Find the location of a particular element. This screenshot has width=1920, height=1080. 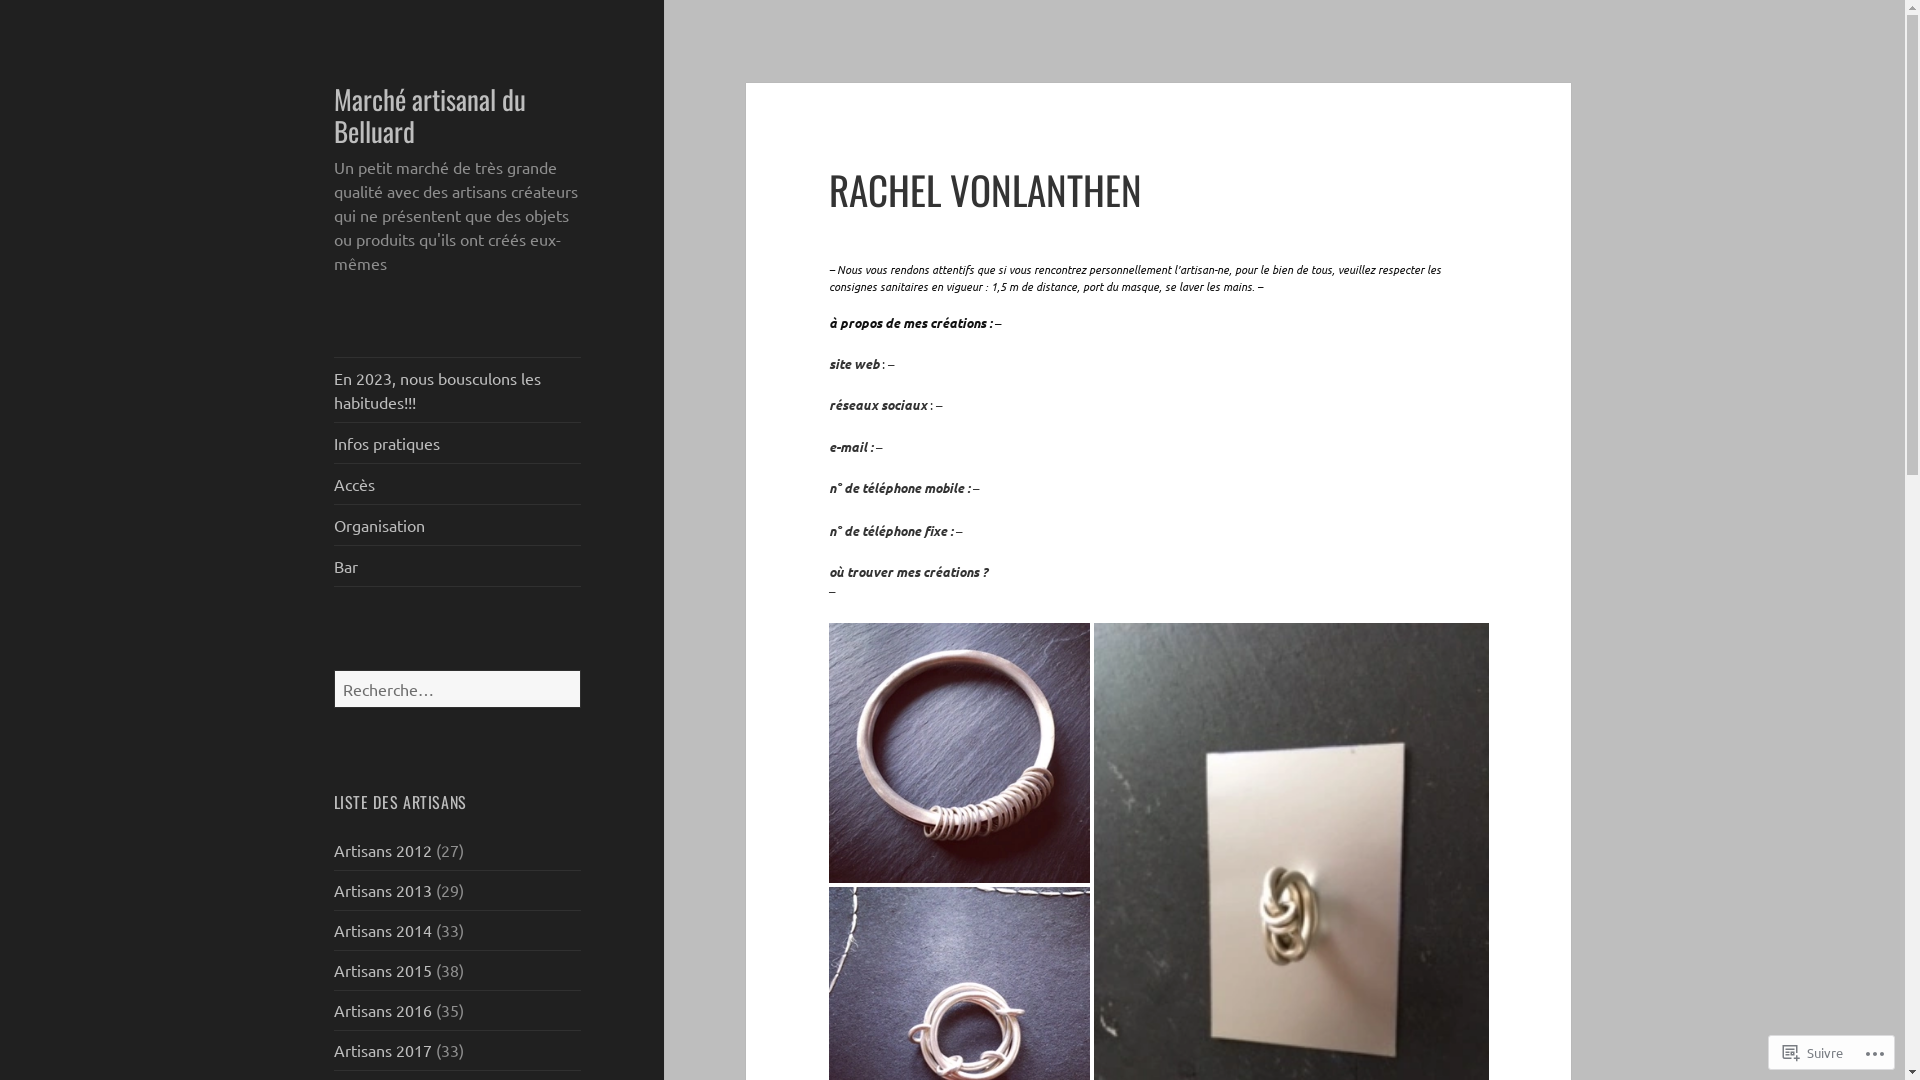

'En 2023, nous bousculons les habitudes!!!' is located at coordinates (456, 389).